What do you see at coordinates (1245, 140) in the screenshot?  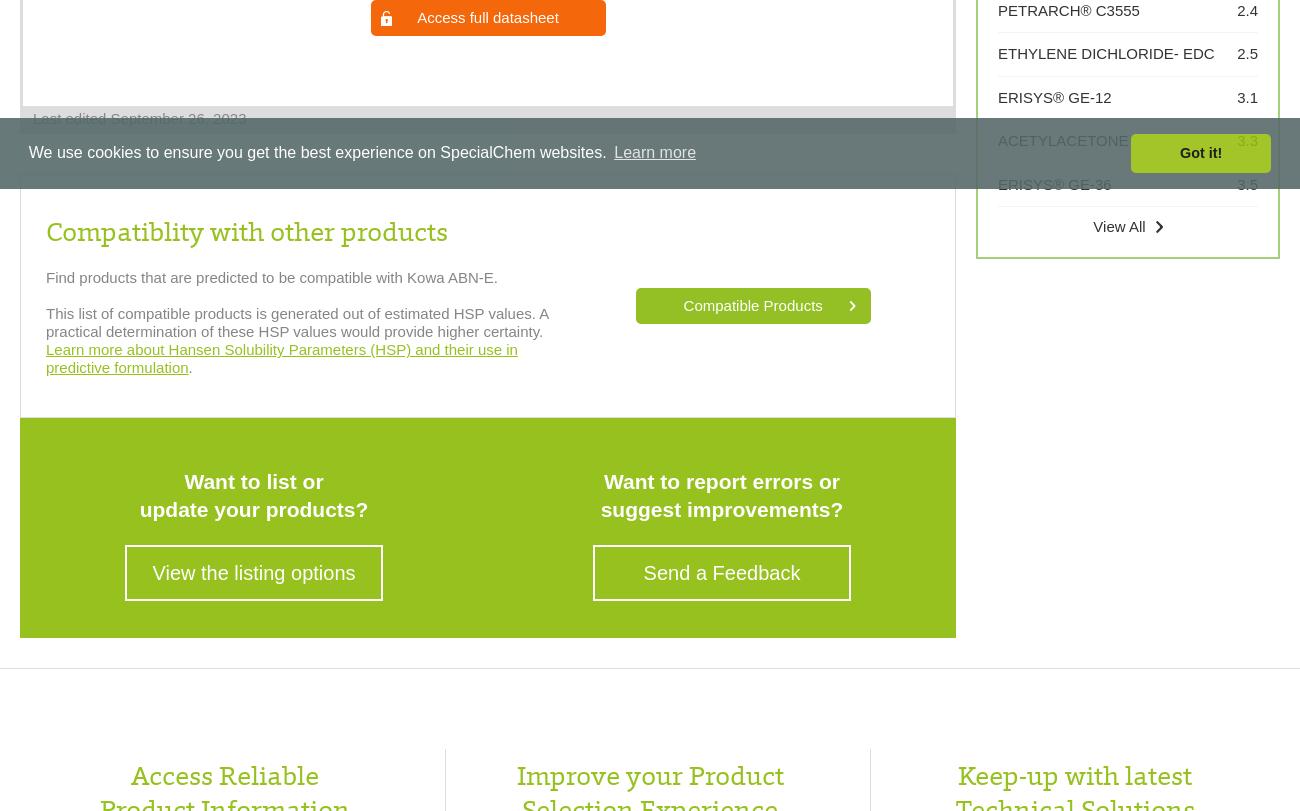 I see `'3.3'` at bounding box center [1245, 140].